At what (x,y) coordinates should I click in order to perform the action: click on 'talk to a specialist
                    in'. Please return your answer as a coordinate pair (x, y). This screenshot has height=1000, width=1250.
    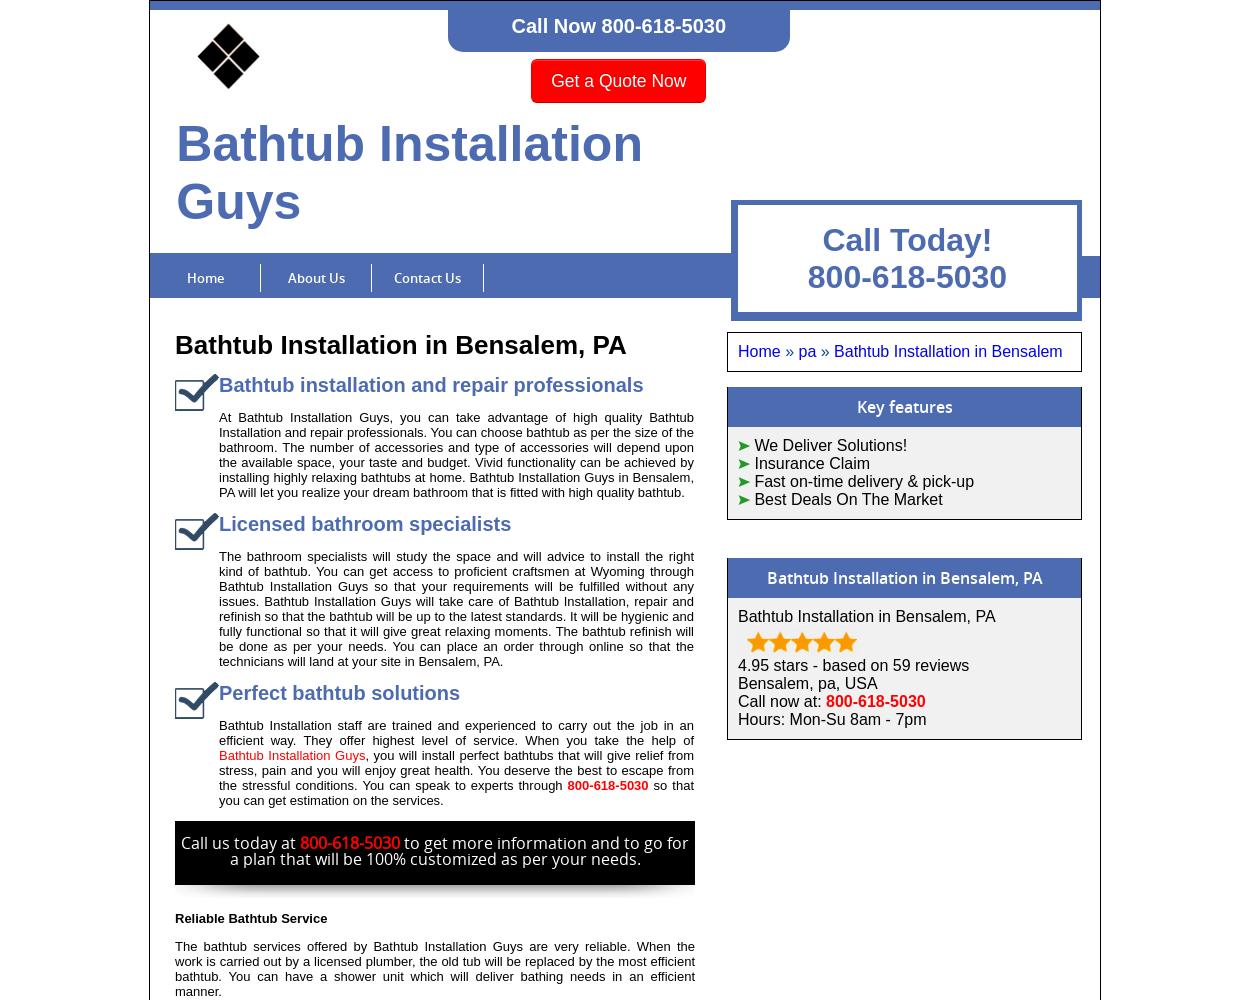
    Looking at the image, I should click on (821, 930).